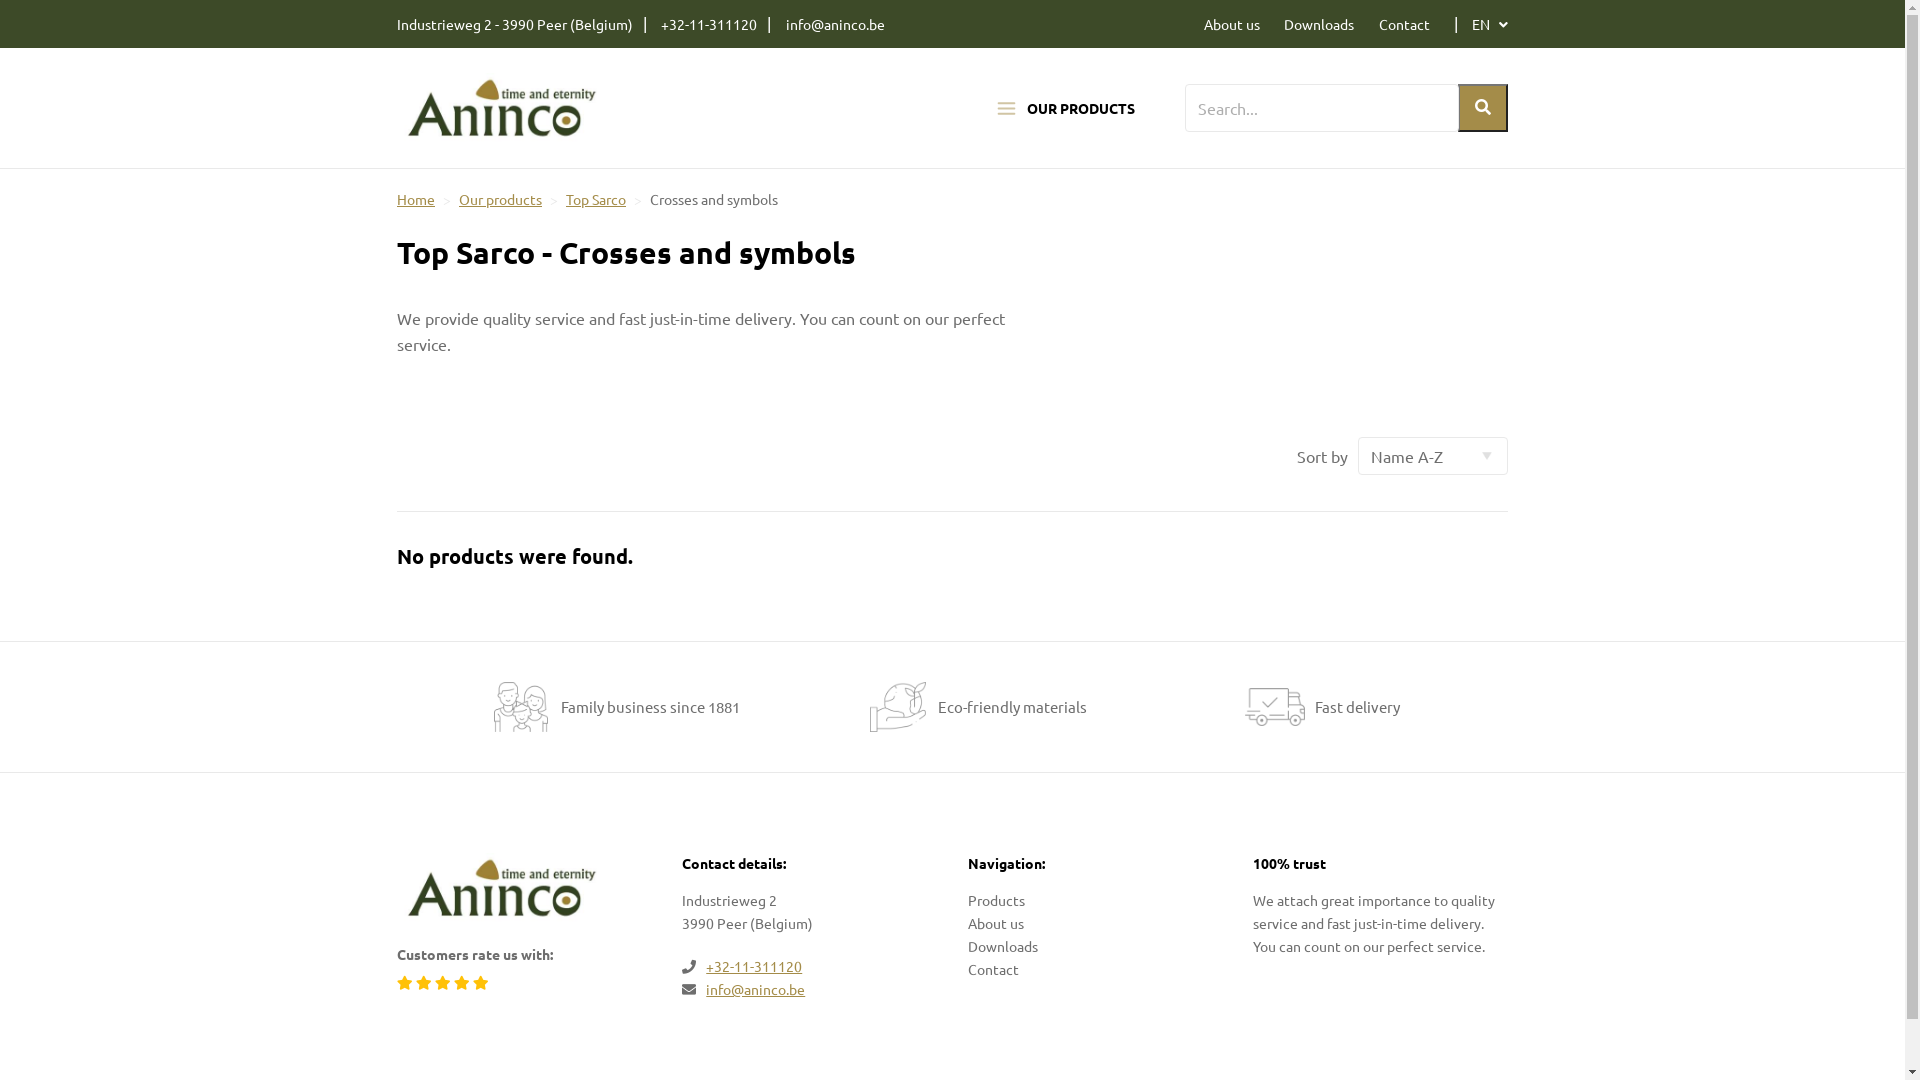 The height and width of the screenshot is (1080, 1920). Describe the element at coordinates (1489, 24) in the screenshot. I see `'EN'` at that location.